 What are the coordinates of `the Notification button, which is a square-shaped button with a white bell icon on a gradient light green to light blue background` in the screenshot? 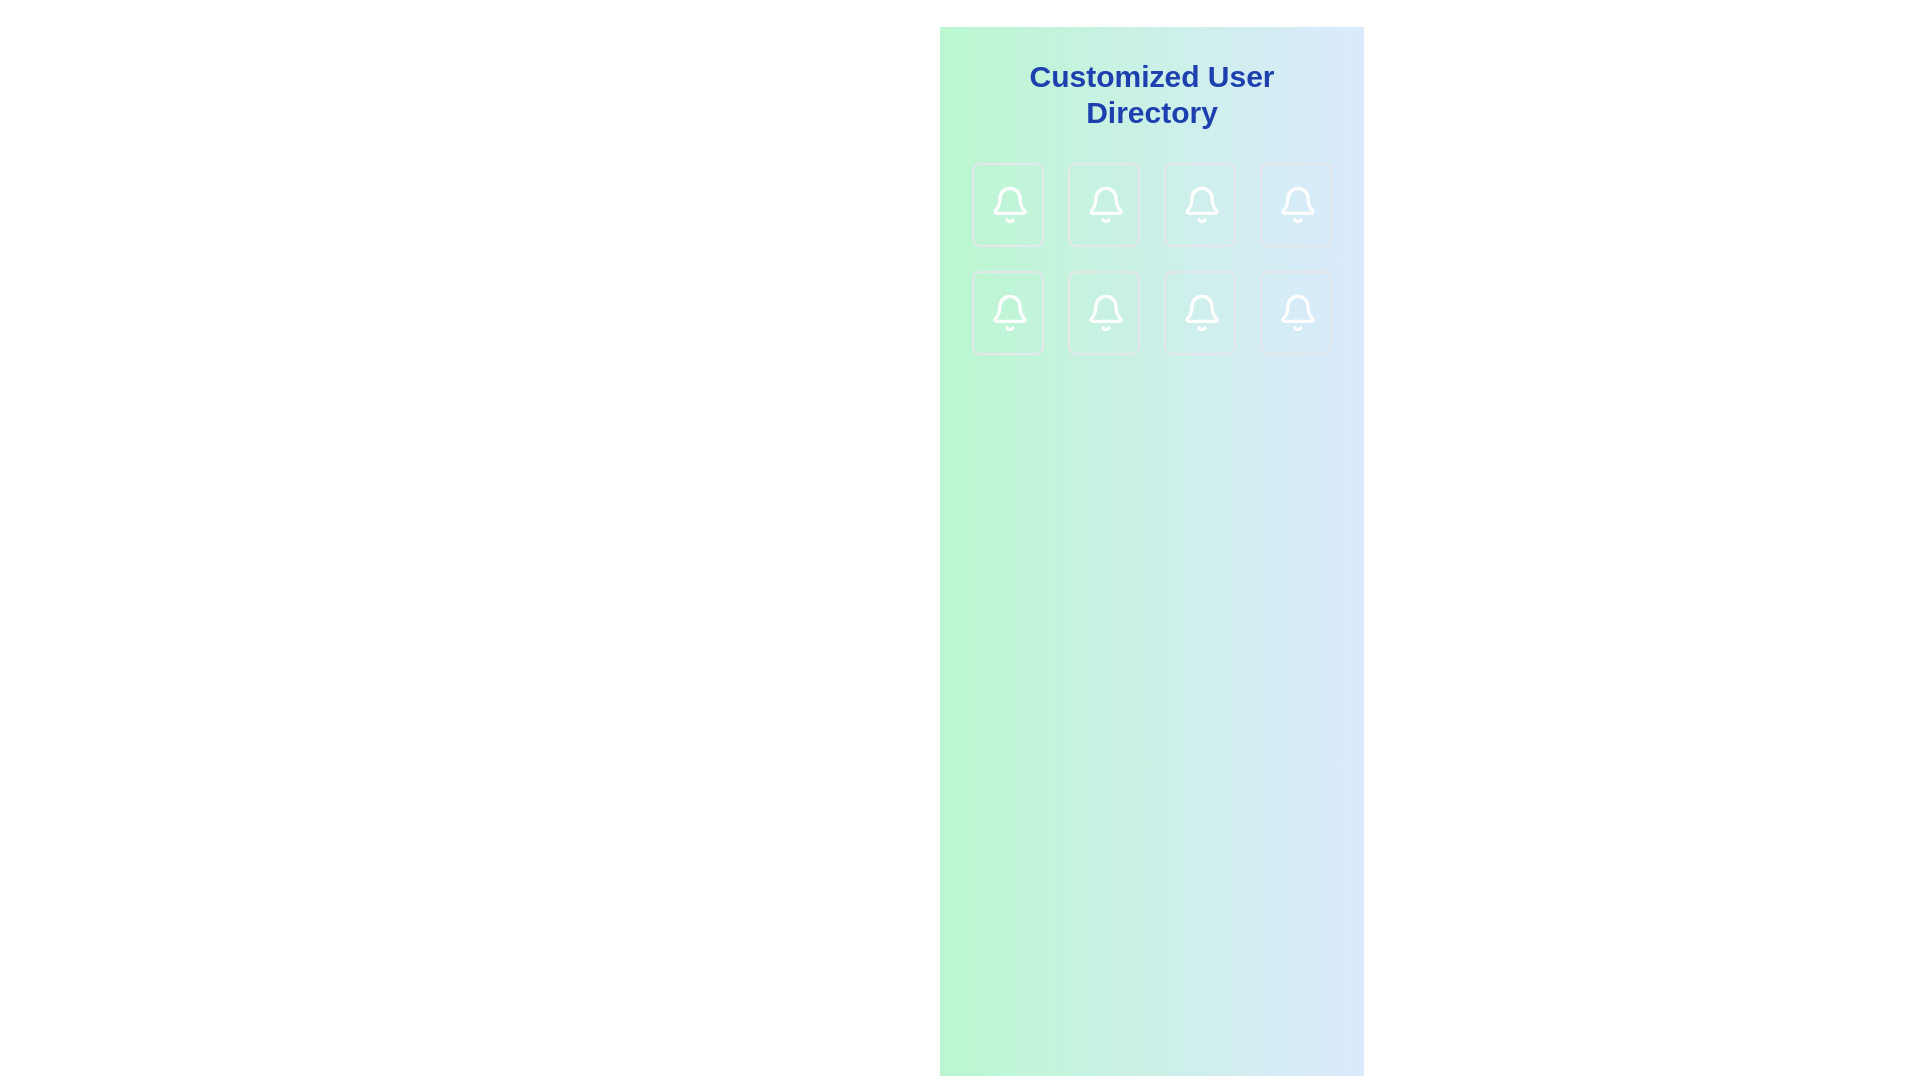 It's located at (1103, 312).